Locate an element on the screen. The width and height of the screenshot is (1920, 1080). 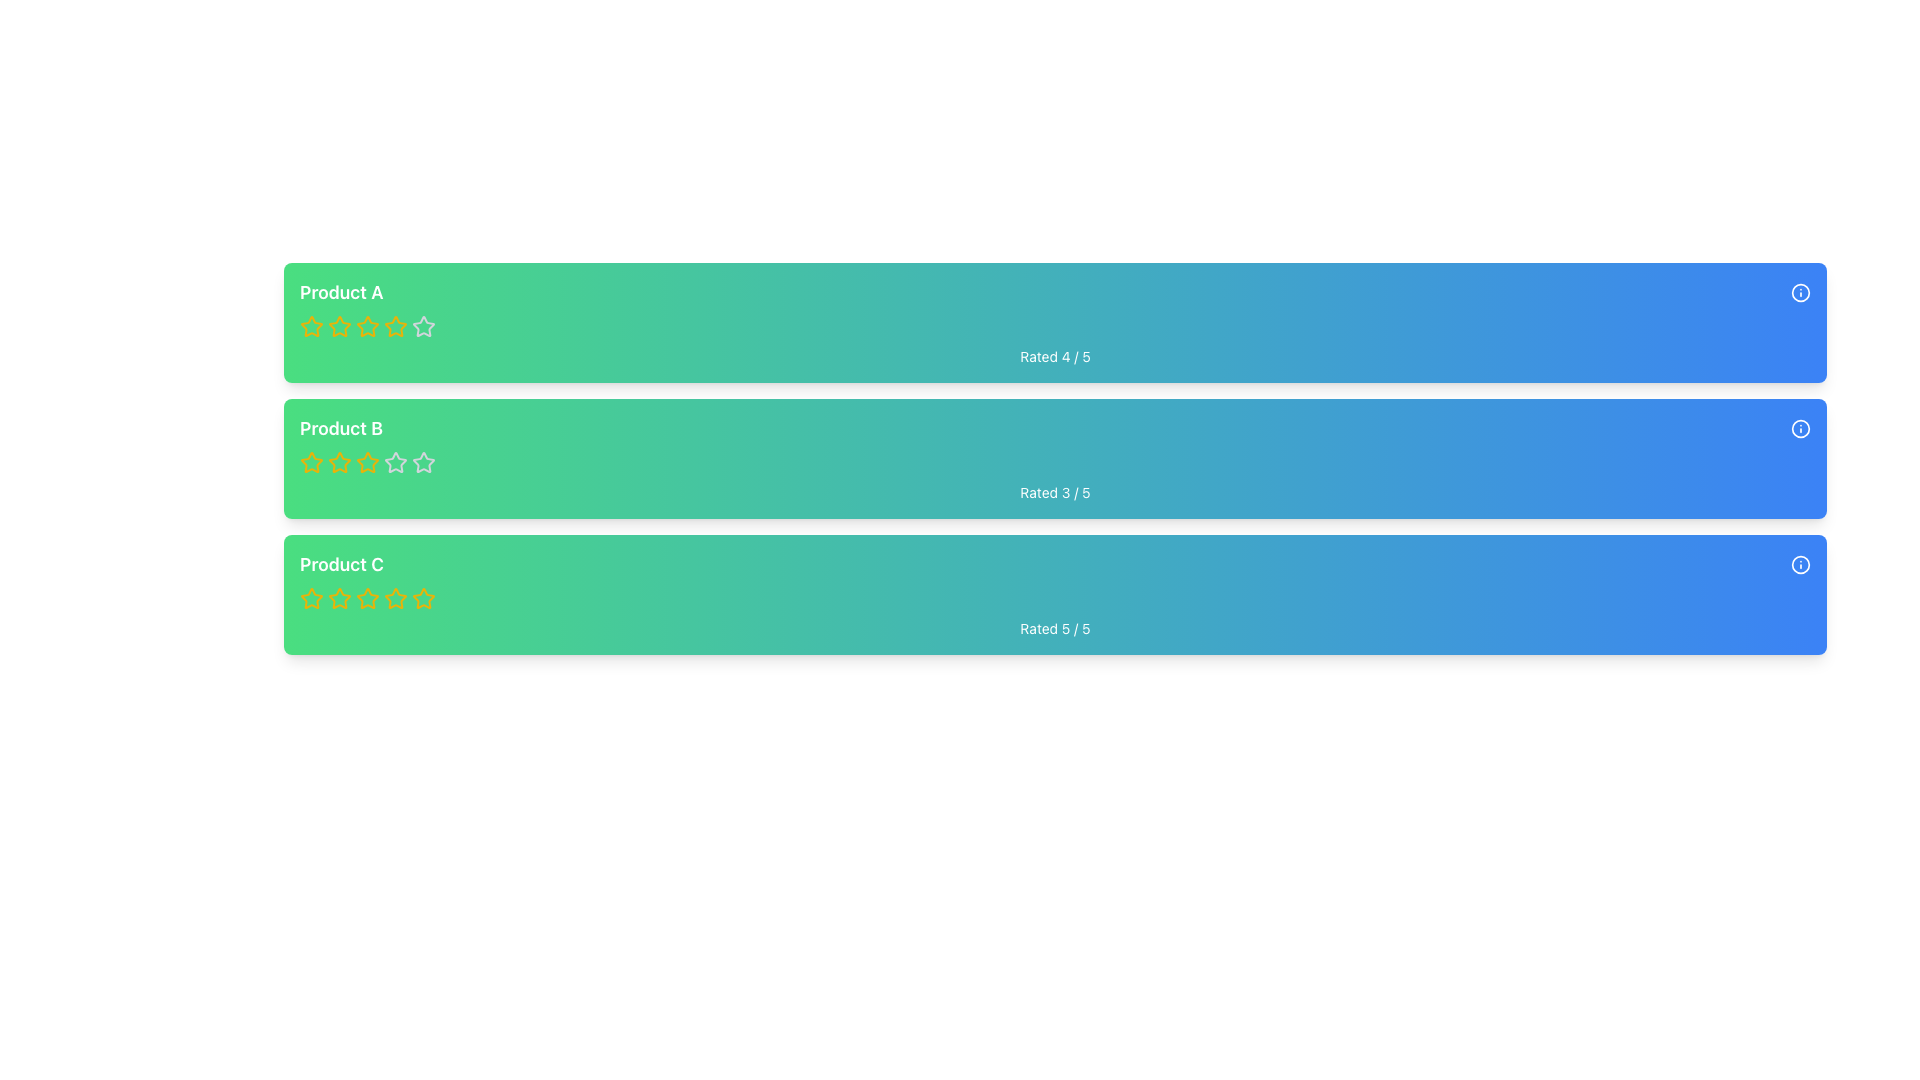
the second star icon in the rating interface of 'Product A' is located at coordinates (340, 325).